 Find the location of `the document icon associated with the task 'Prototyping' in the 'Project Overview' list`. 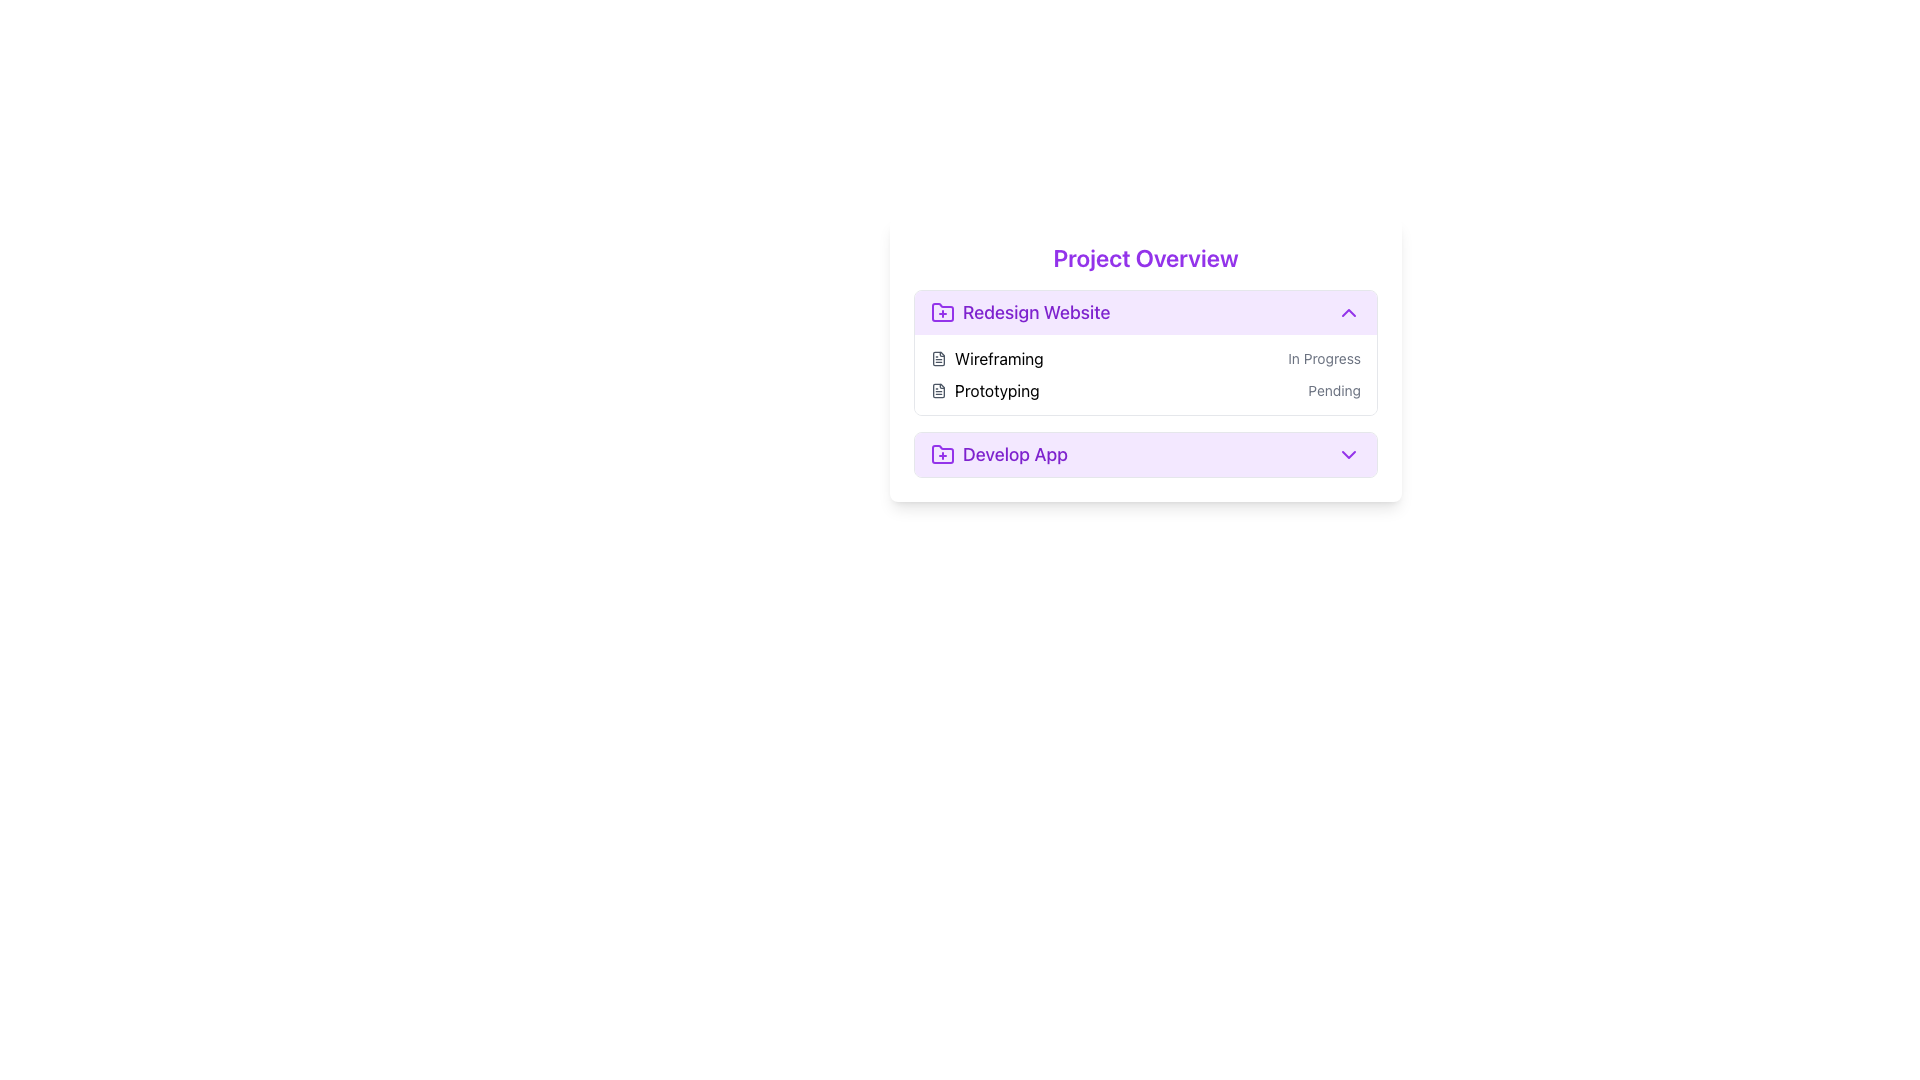

the document icon associated with the task 'Prototyping' in the 'Project Overview' list is located at coordinates (938, 390).